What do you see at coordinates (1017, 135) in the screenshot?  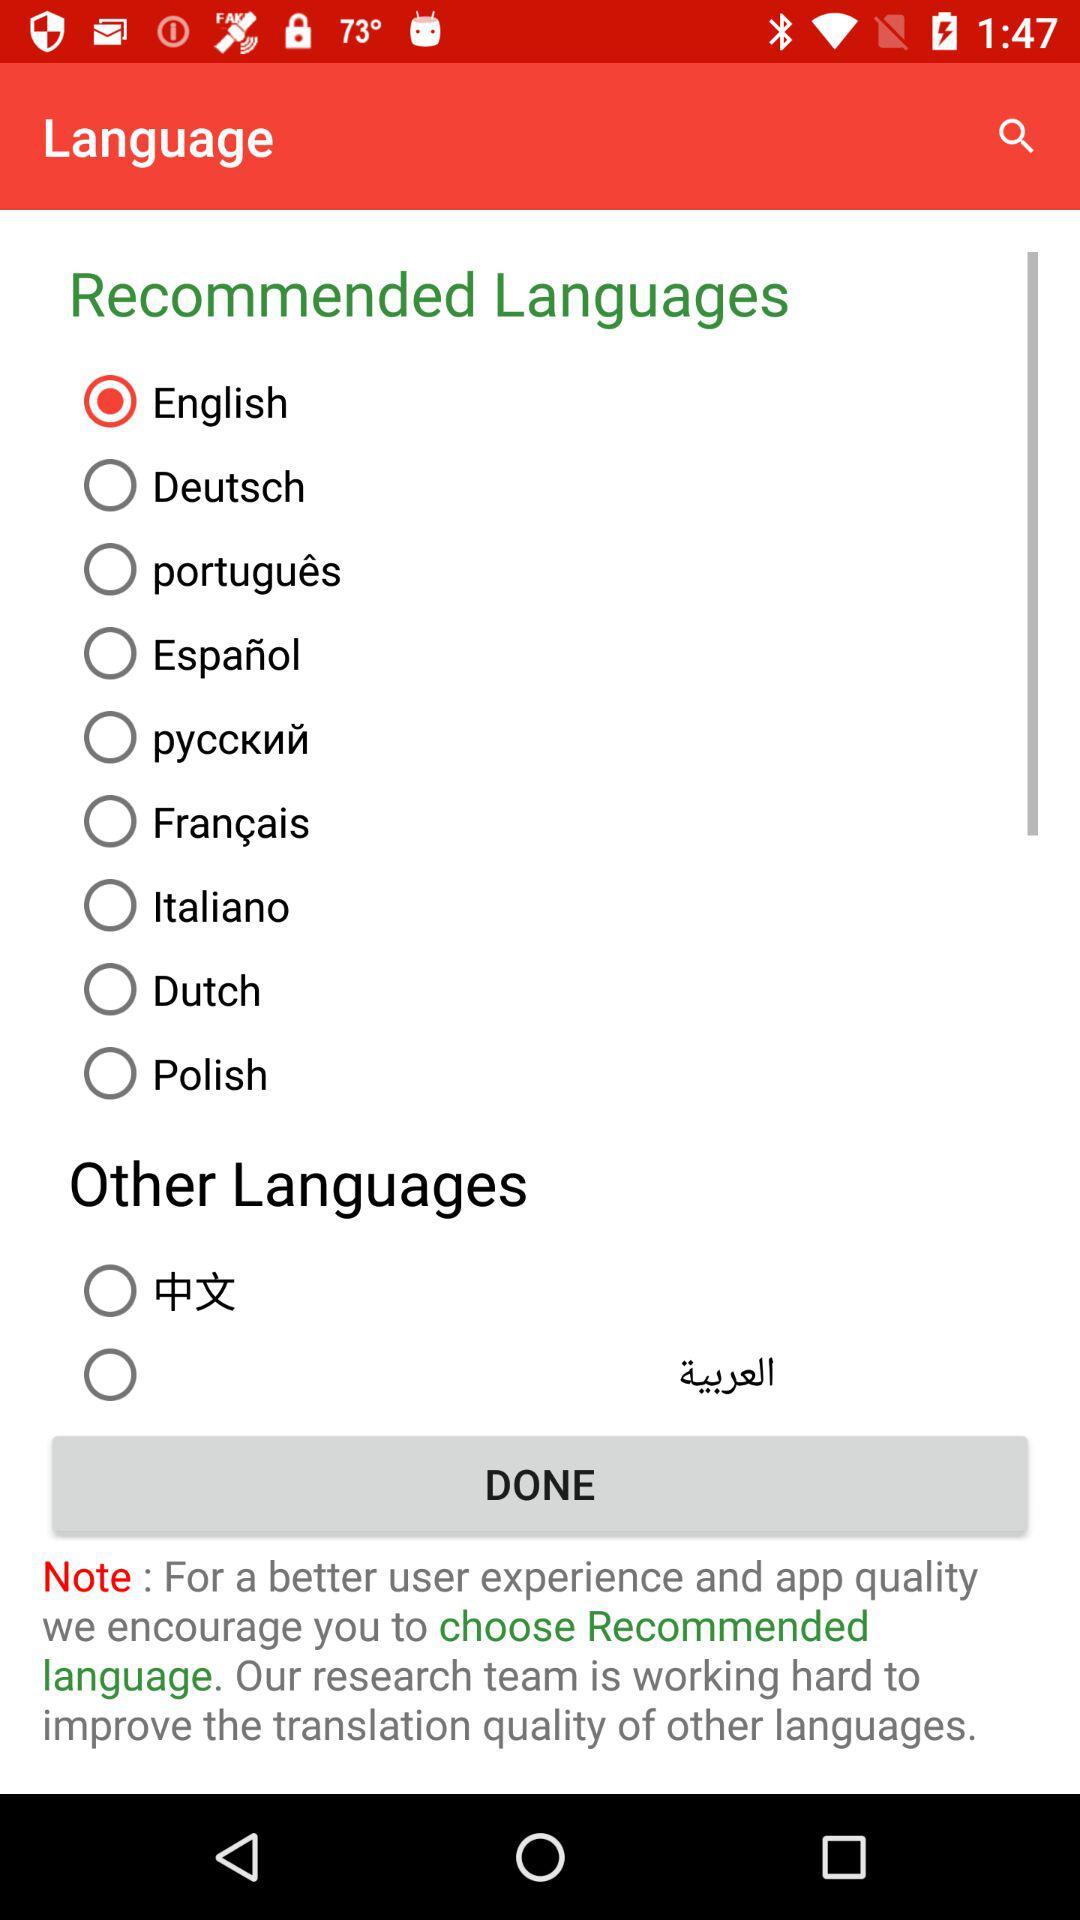 I see `icon above the recommended languages` at bounding box center [1017, 135].